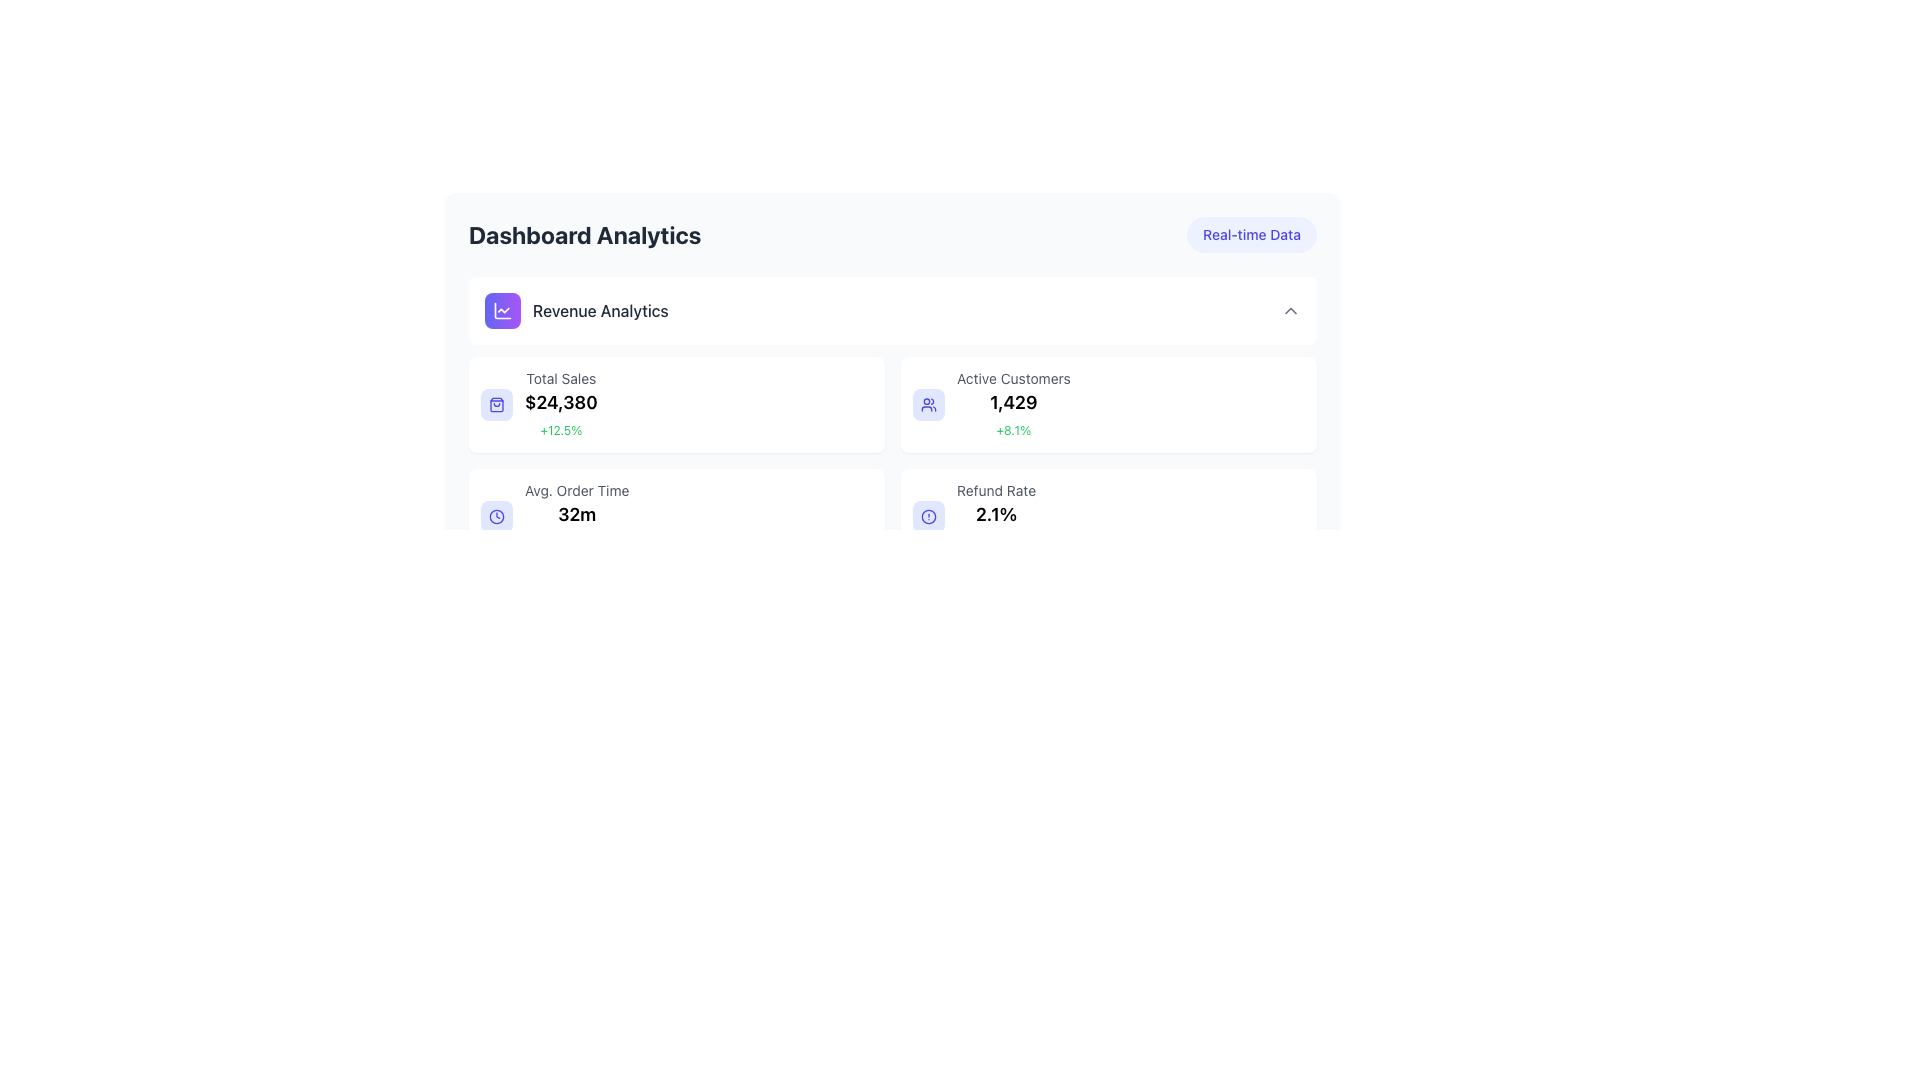 The width and height of the screenshot is (1920, 1080). I want to click on the 'Refund Rate' statistical information block located in the lower-right corner of the dashboard interface, so click(996, 515).